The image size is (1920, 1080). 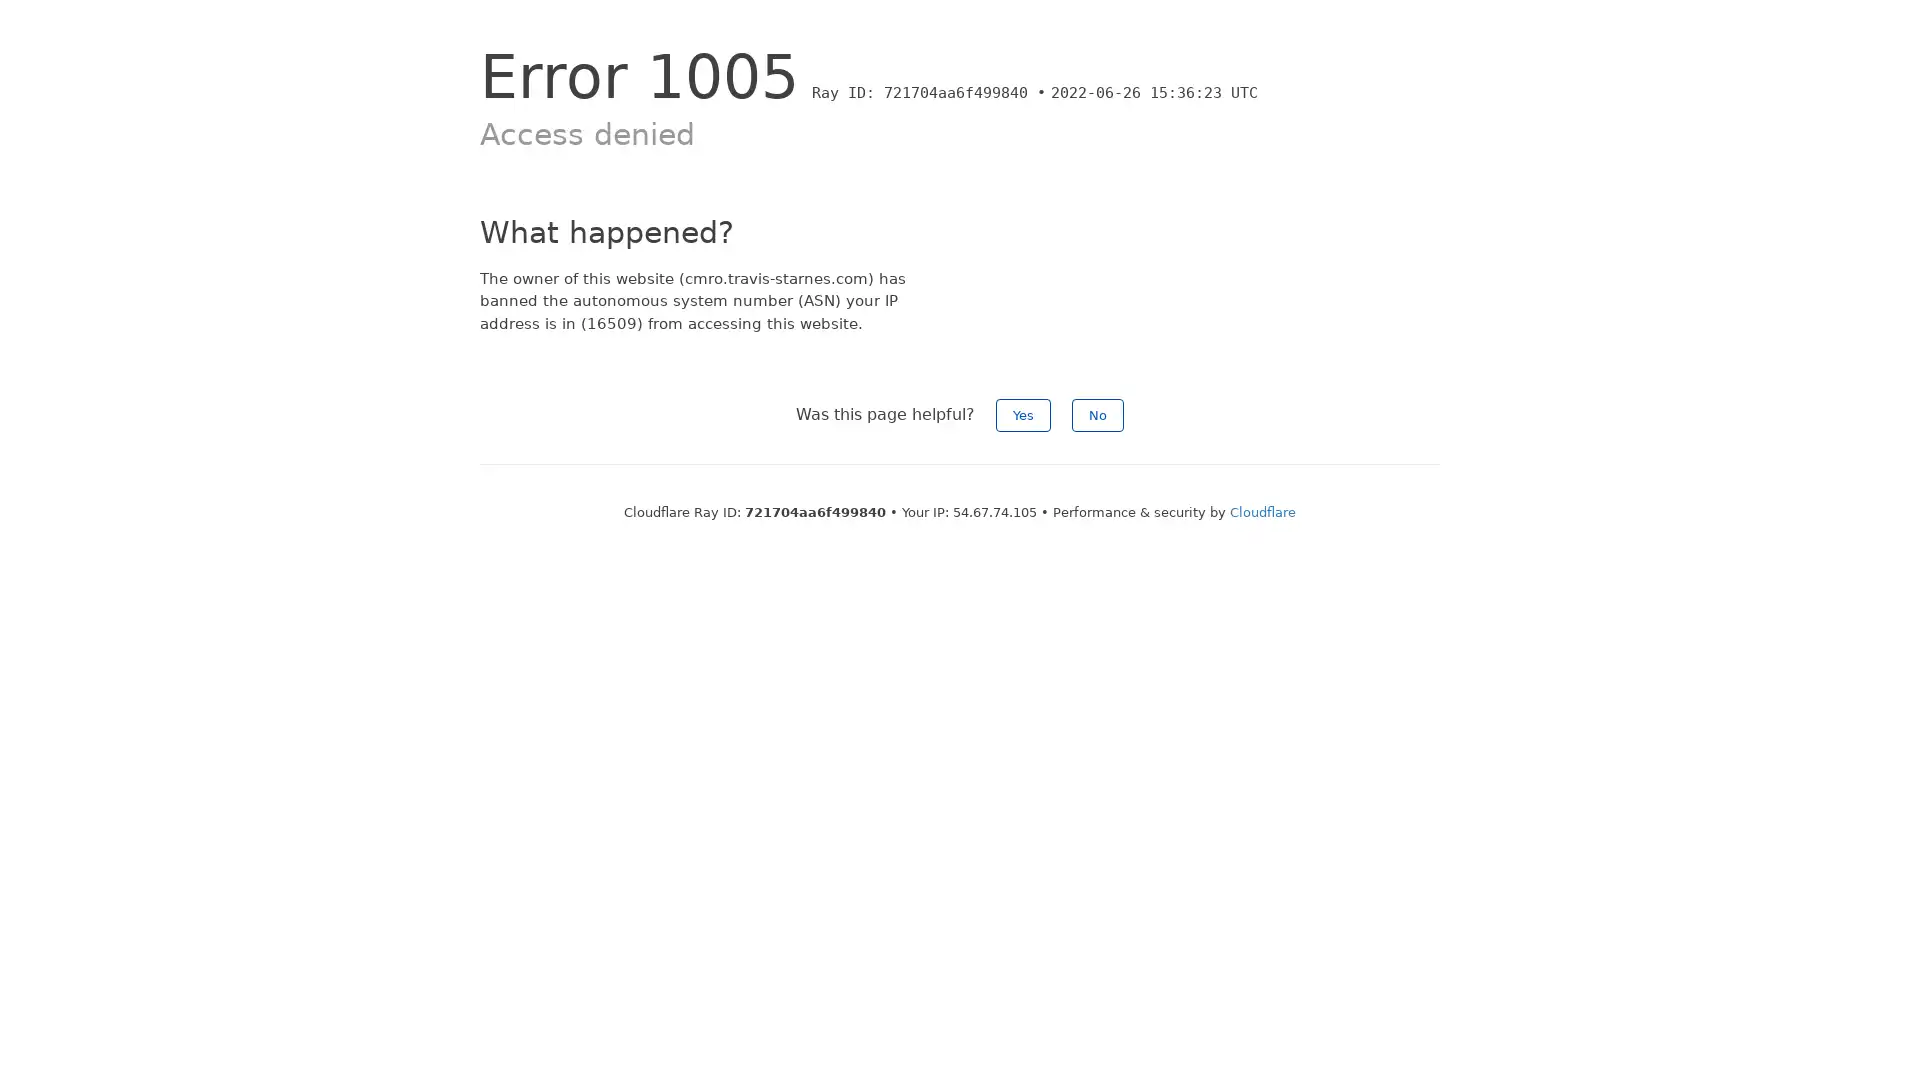 What do you see at coordinates (1097, 414) in the screenshot?
I see `No` at bounding box center [1097, 414].